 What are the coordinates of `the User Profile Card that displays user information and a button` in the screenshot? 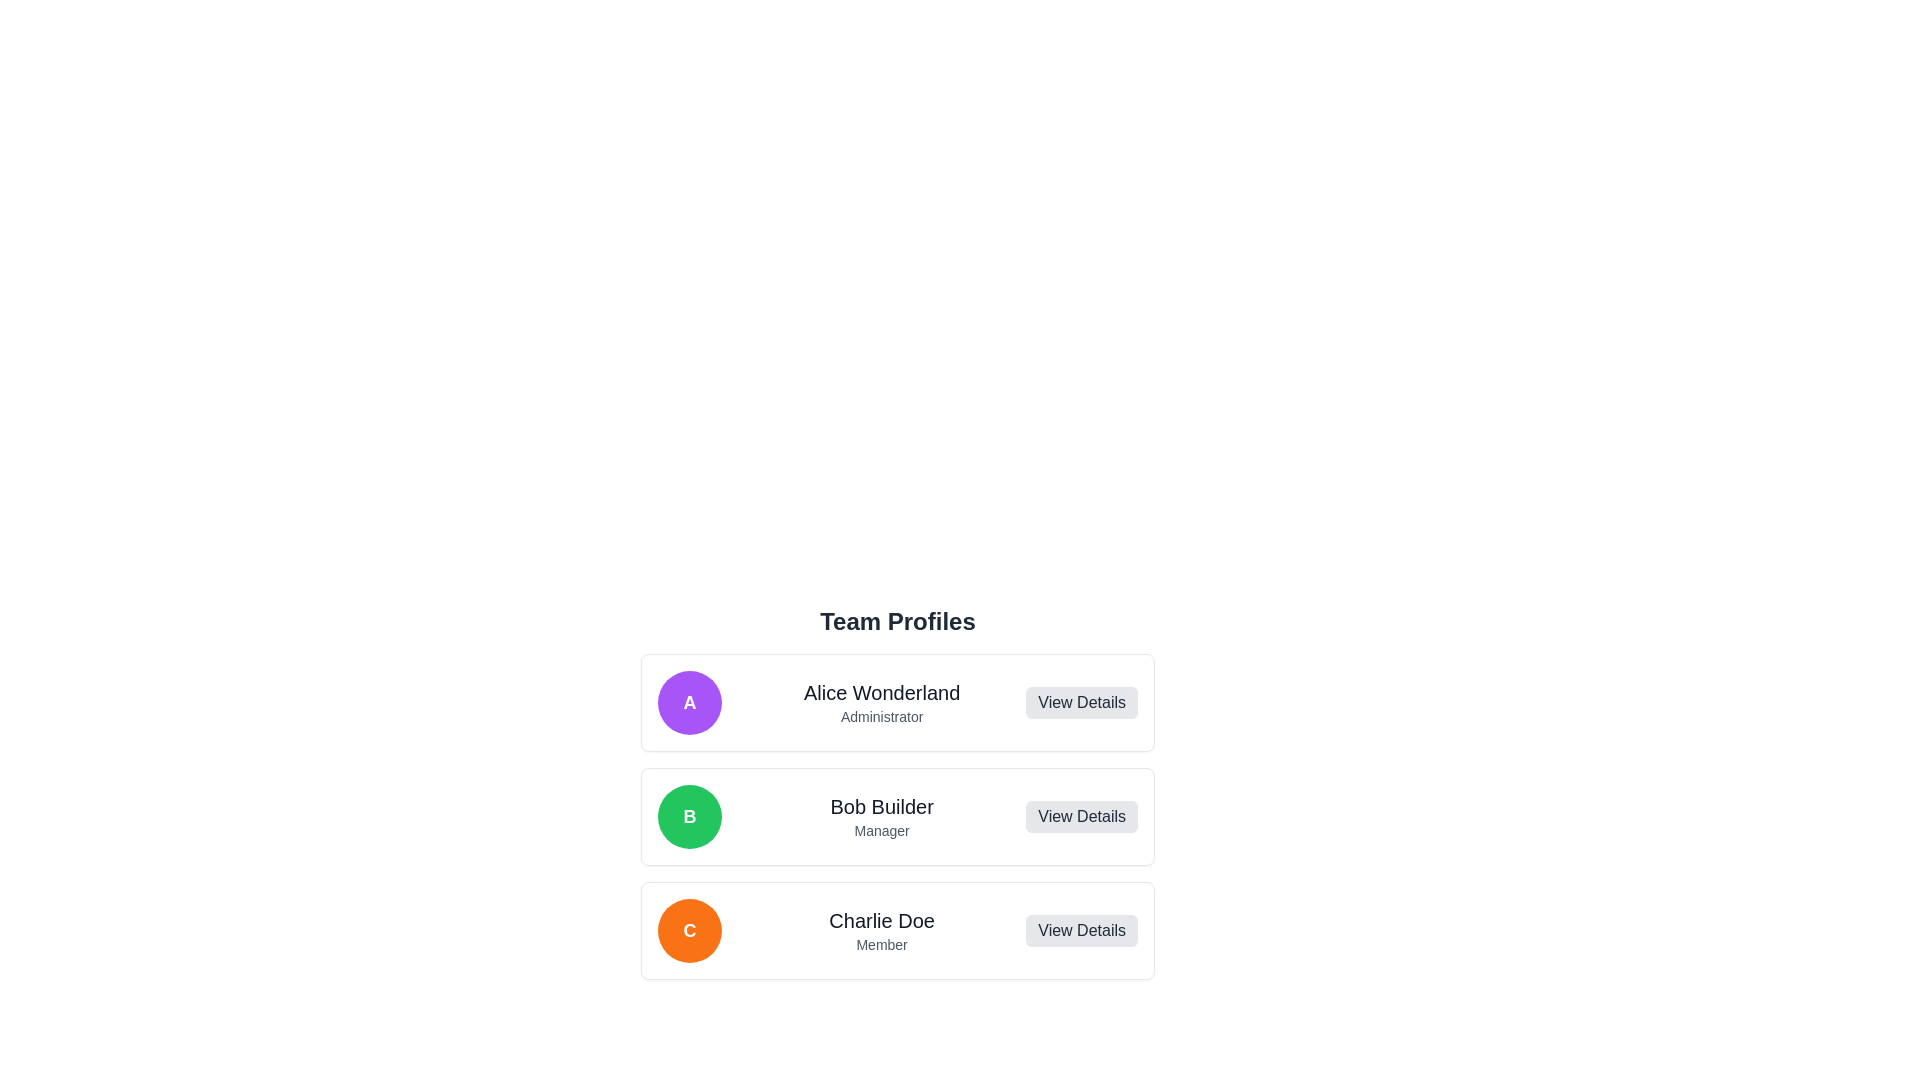 It's located at (896, 930).